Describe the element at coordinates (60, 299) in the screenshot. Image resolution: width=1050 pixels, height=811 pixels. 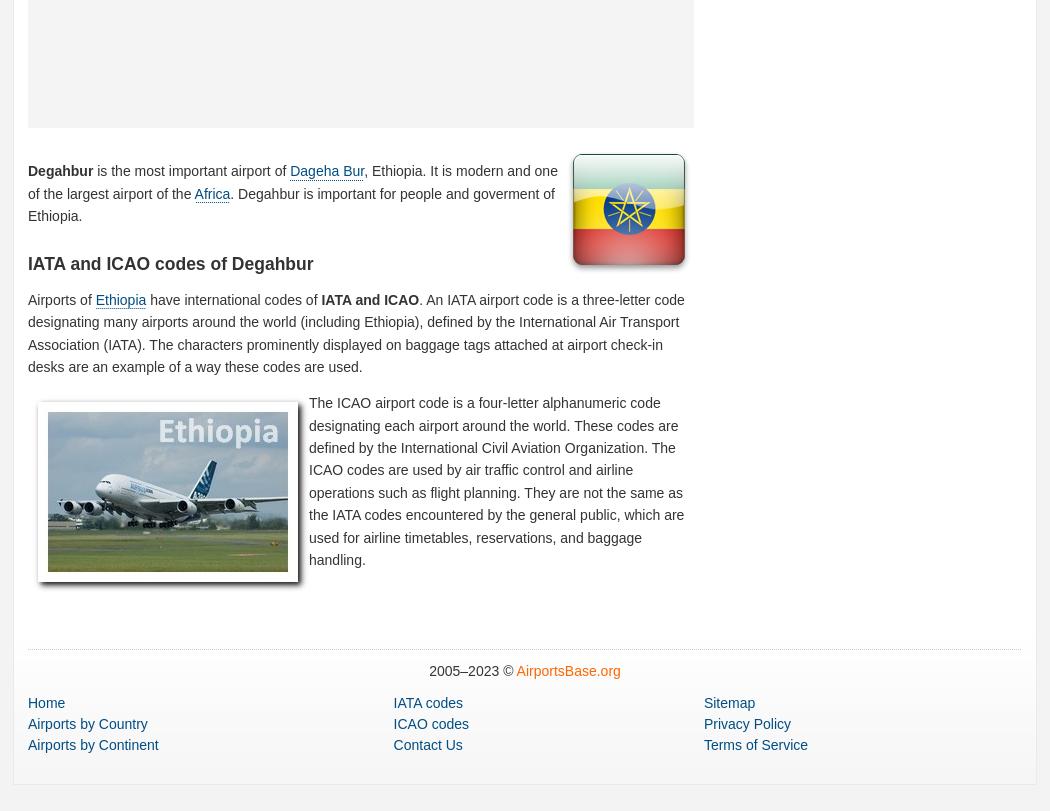
I see `'Airports of'` at that location.